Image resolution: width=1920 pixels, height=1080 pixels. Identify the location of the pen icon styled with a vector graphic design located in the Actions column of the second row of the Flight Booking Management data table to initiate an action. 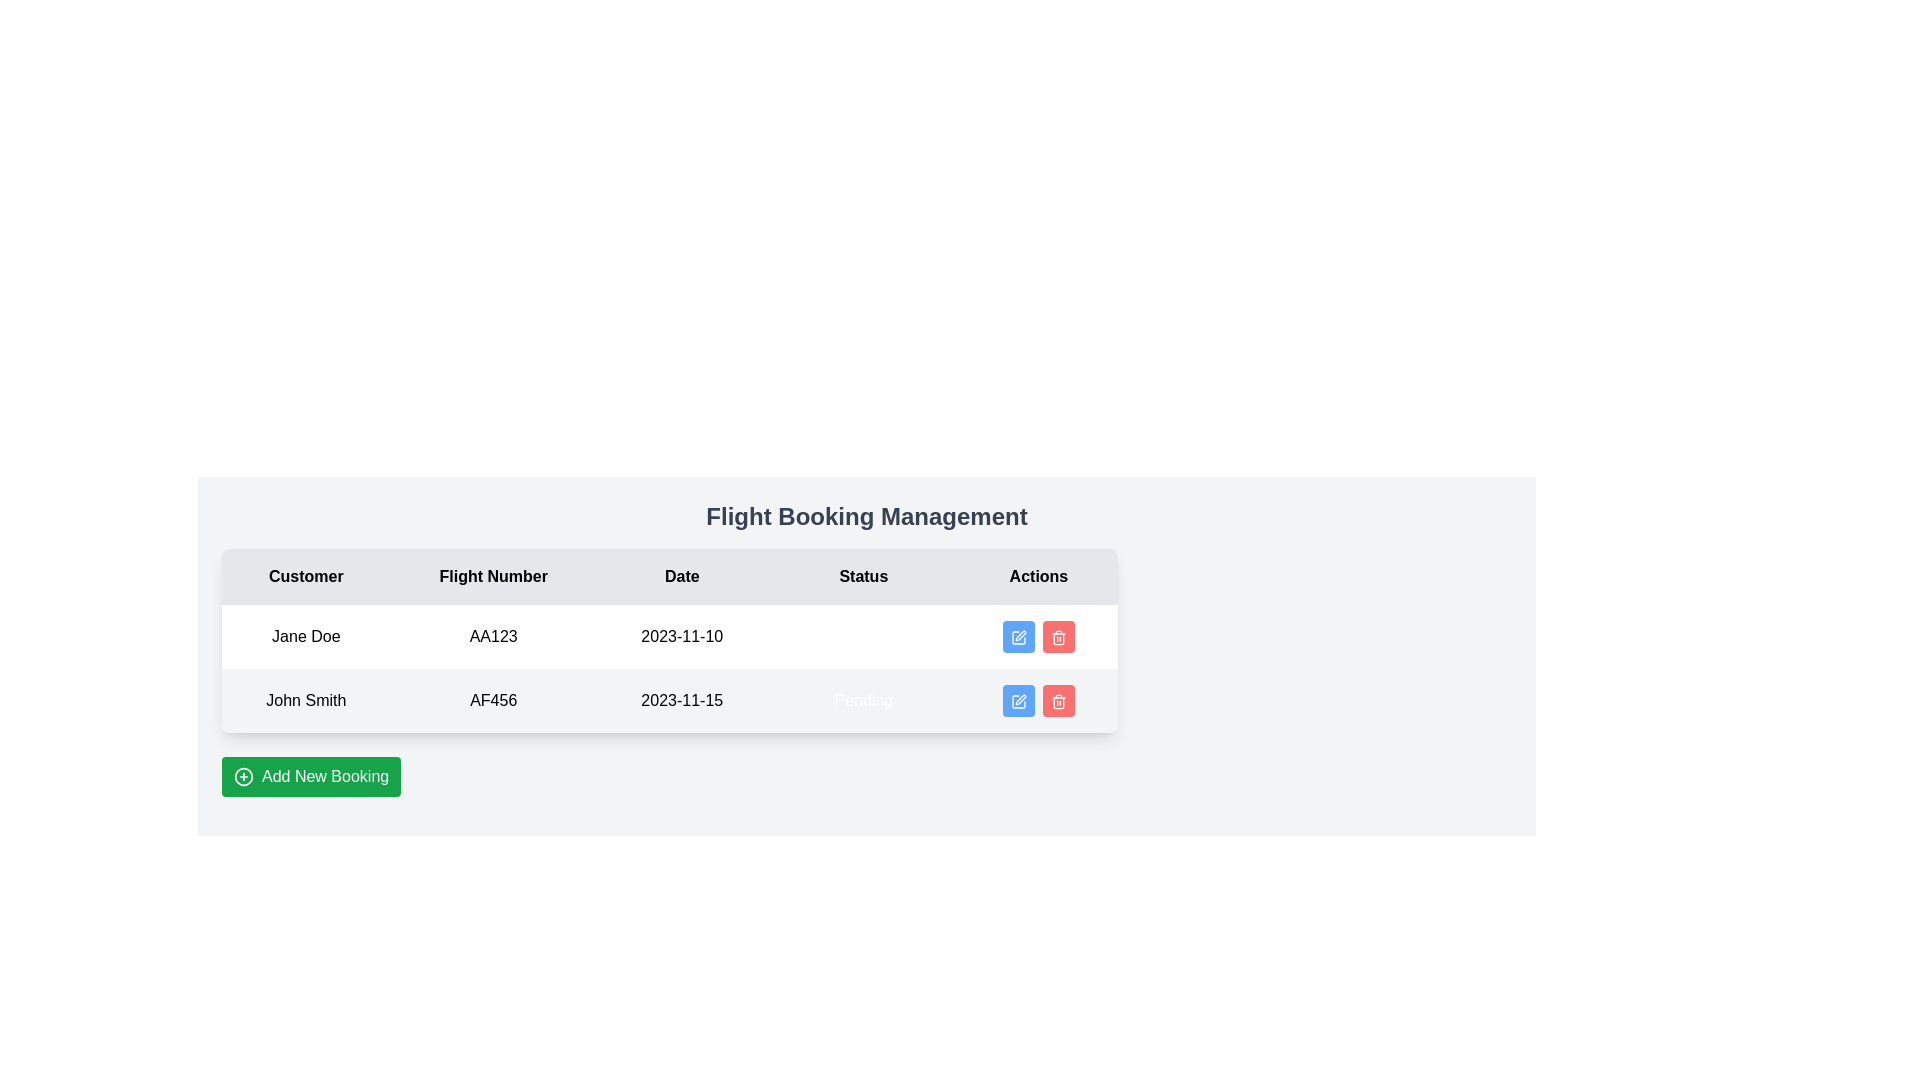
(1019, 635).